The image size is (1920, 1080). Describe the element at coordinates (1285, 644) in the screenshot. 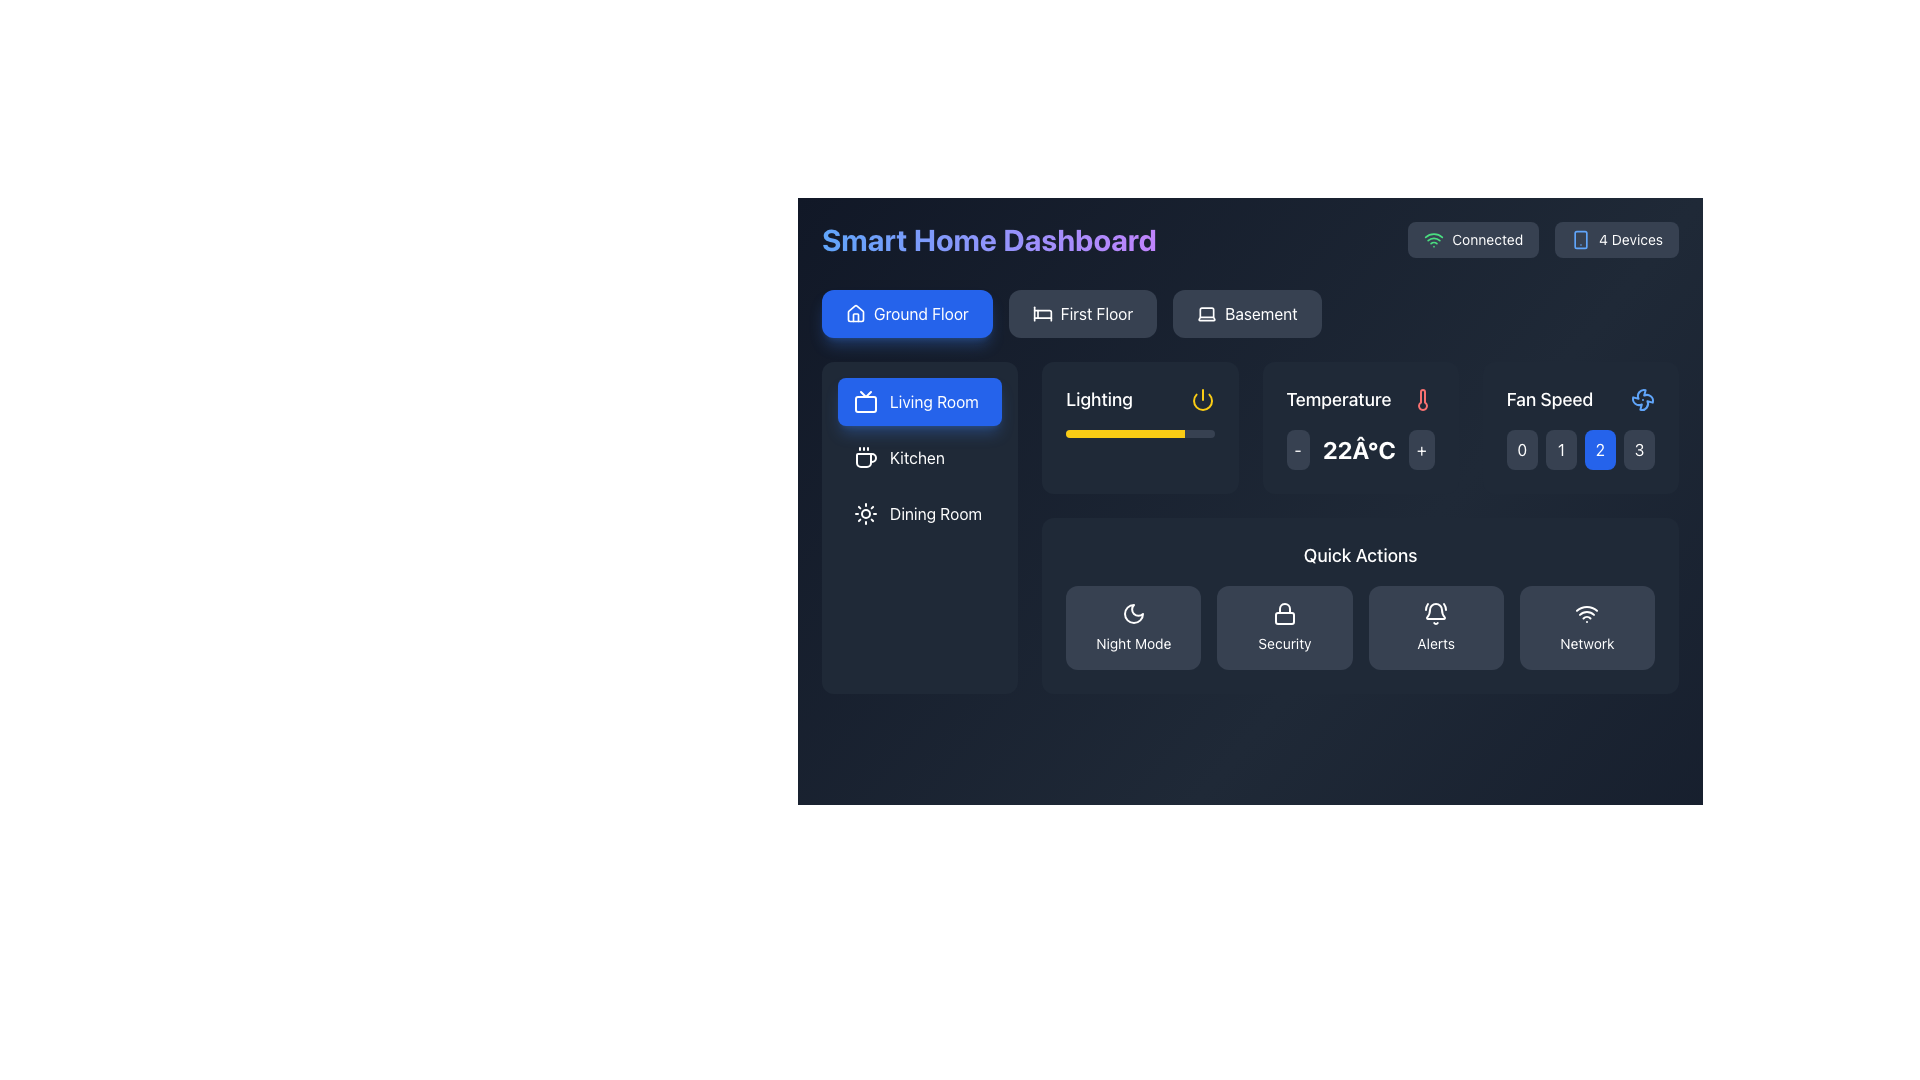

I see `the text label for the 'Security' button, which provides a description for its functionality in the 'Quick Actions' section` at that location.